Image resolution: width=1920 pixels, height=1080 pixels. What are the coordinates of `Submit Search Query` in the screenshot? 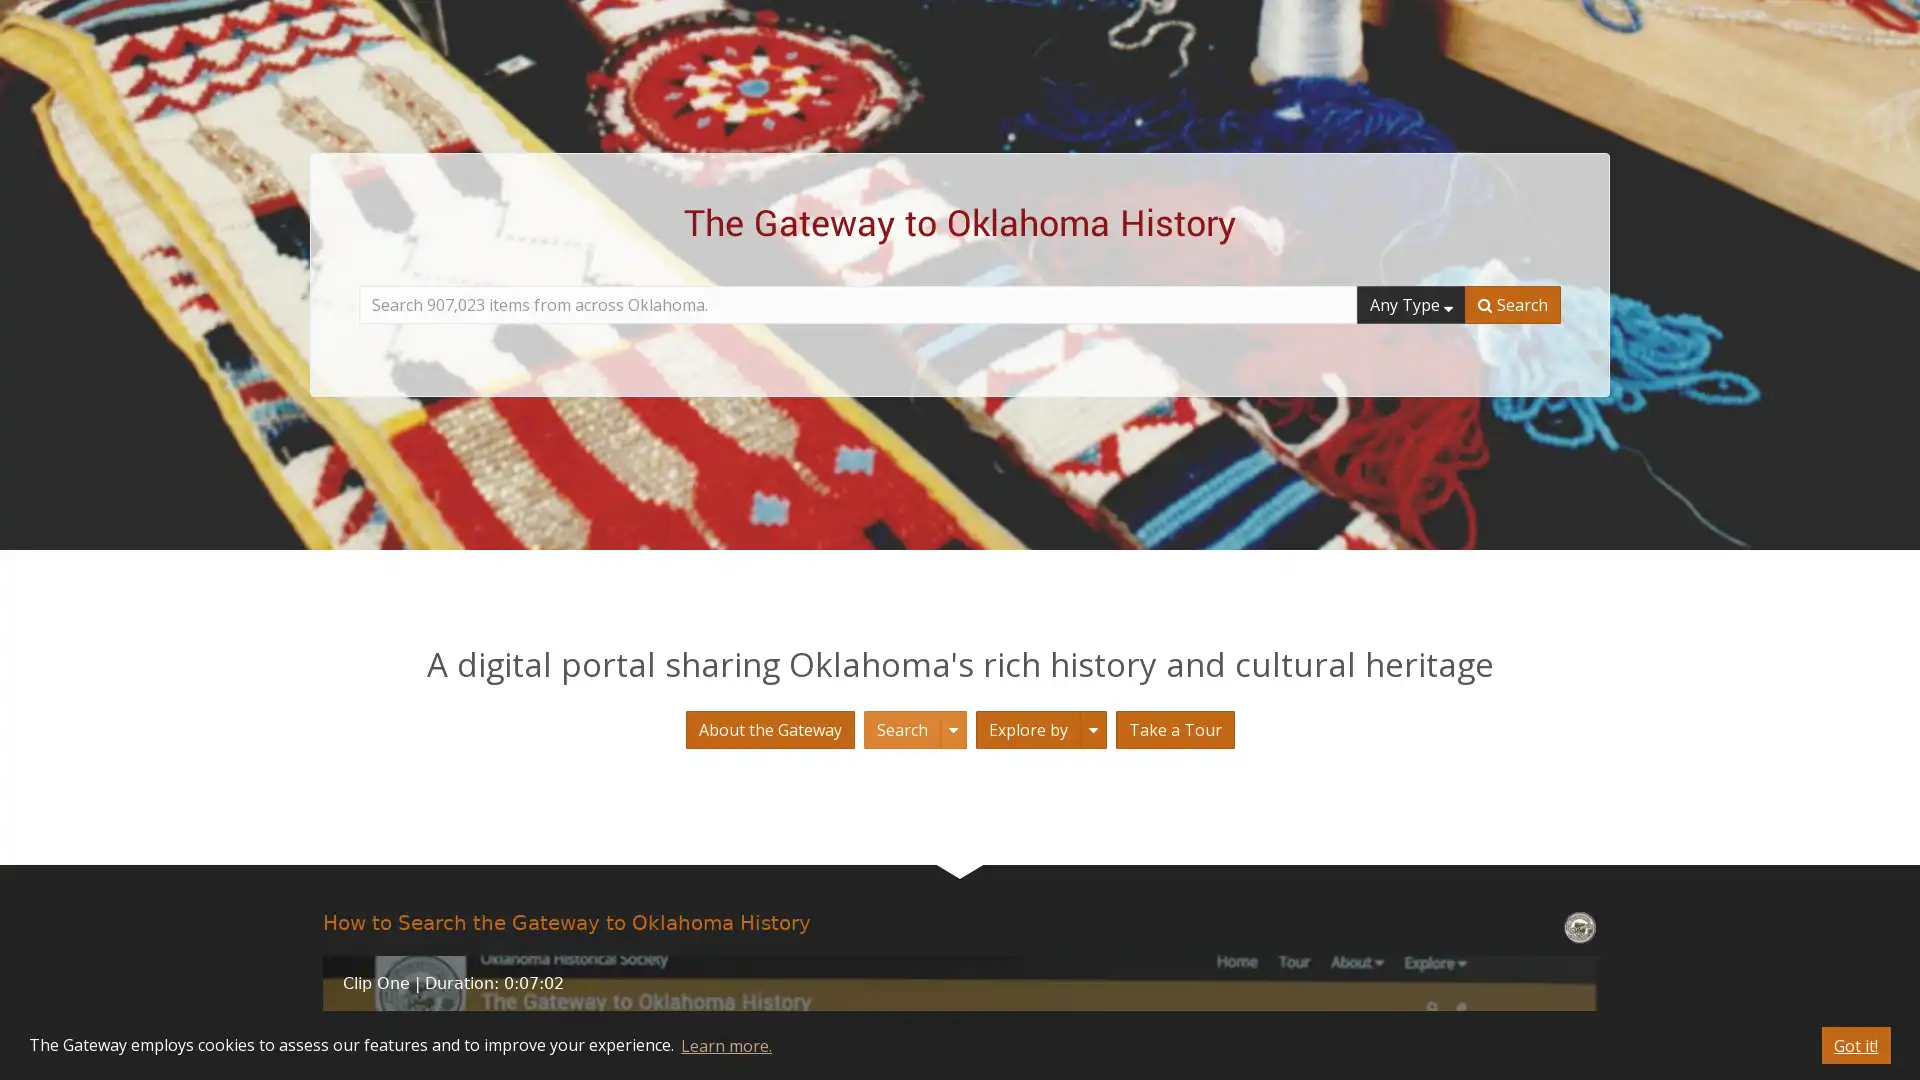 It's located at (1512, 304).